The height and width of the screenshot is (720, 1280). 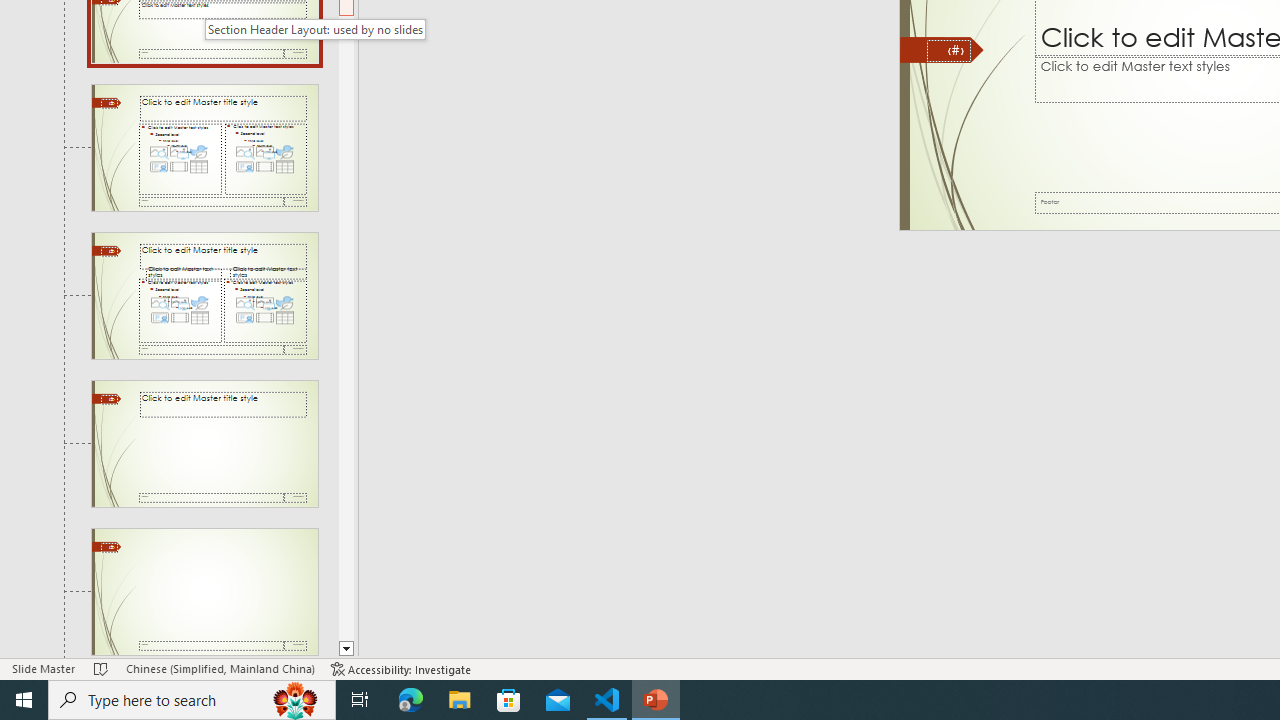 I want to click on 'Slide Comparison Layout: used by no slides', so click(x=204, y=296).